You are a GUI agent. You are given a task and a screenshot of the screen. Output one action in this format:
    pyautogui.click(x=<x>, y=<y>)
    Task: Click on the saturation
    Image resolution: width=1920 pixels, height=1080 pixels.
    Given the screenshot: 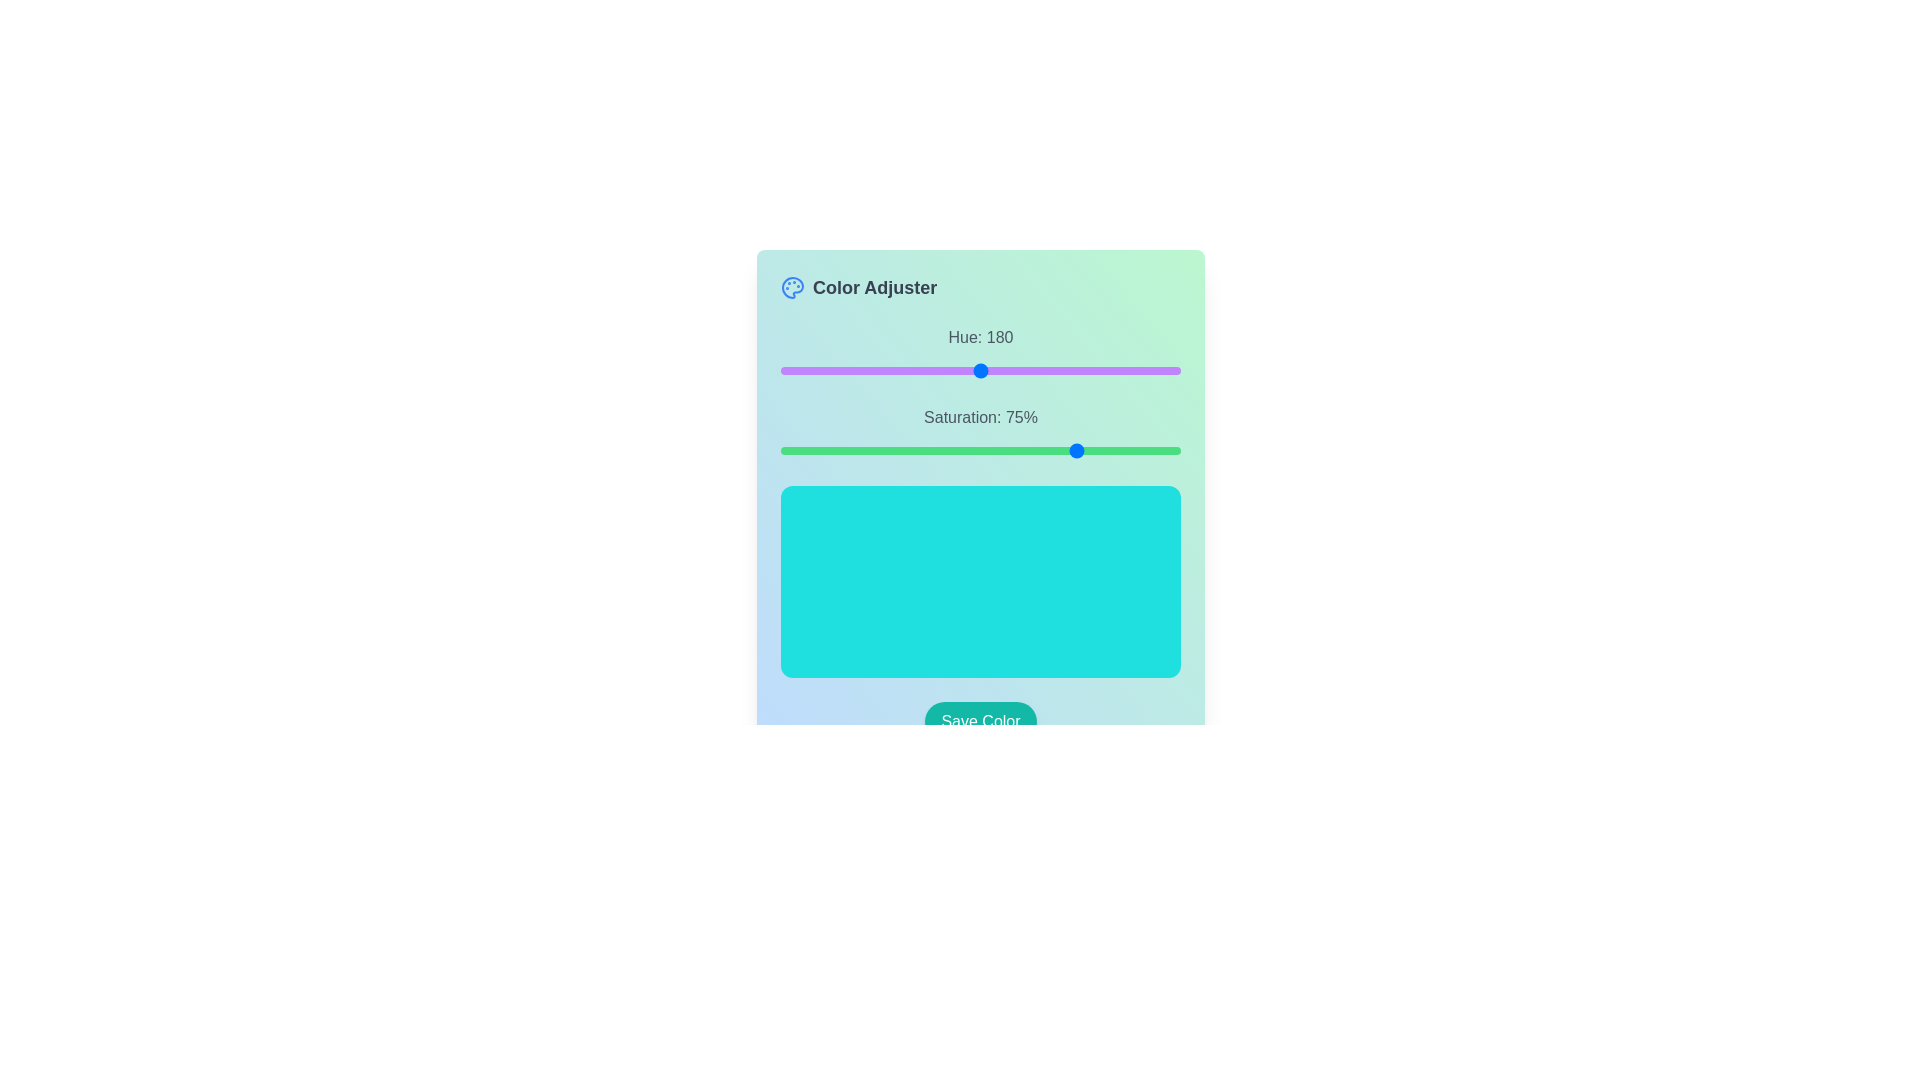 What is the action you would take?
    pyautogui.click(x=984, y=451)
    